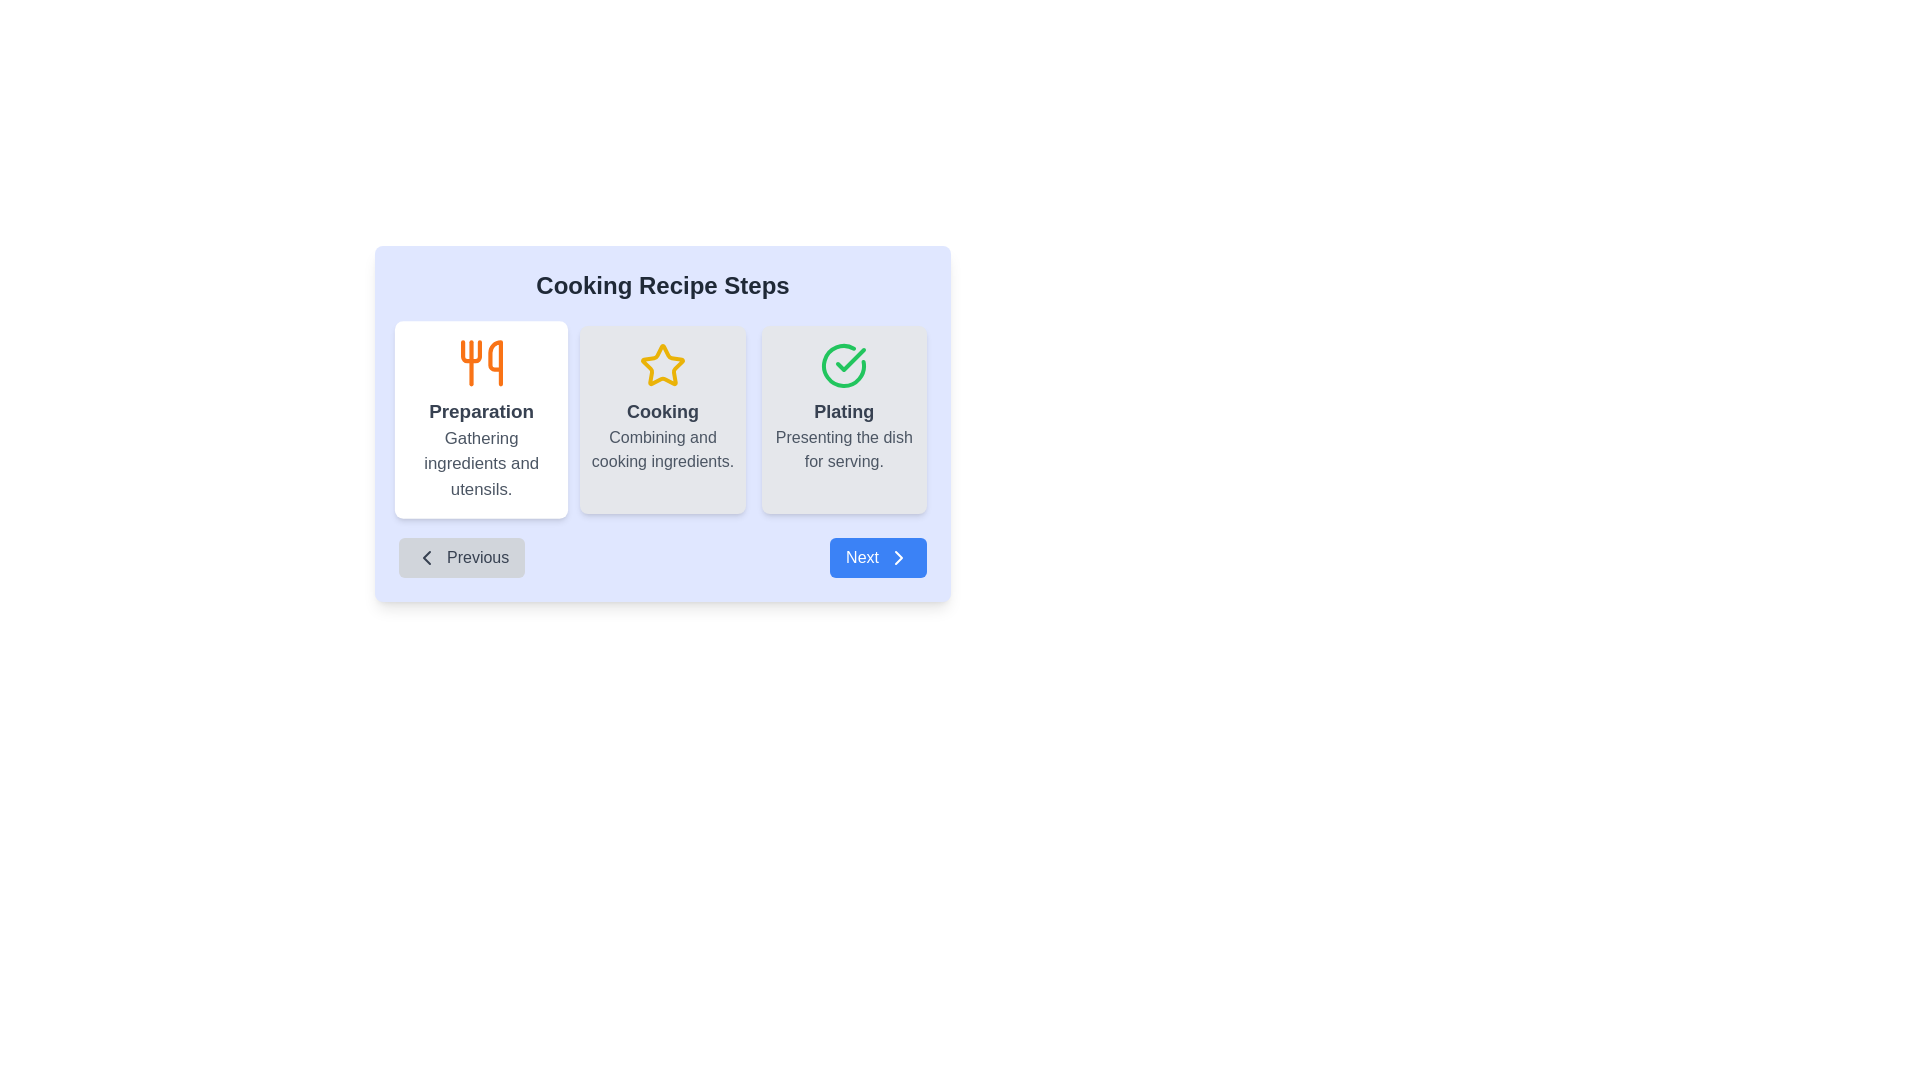 This screenshot has width=1920, height=1080. What do you see at coordinates (897, 558) in the screenshot?
I see `the chevron icon located to the right of the text 'Next' inside the 'Next' button at the bottom-right corner of the 'Cooking Recipe Steps' interface to proceed to the next step` at bounding box center [897, 558].